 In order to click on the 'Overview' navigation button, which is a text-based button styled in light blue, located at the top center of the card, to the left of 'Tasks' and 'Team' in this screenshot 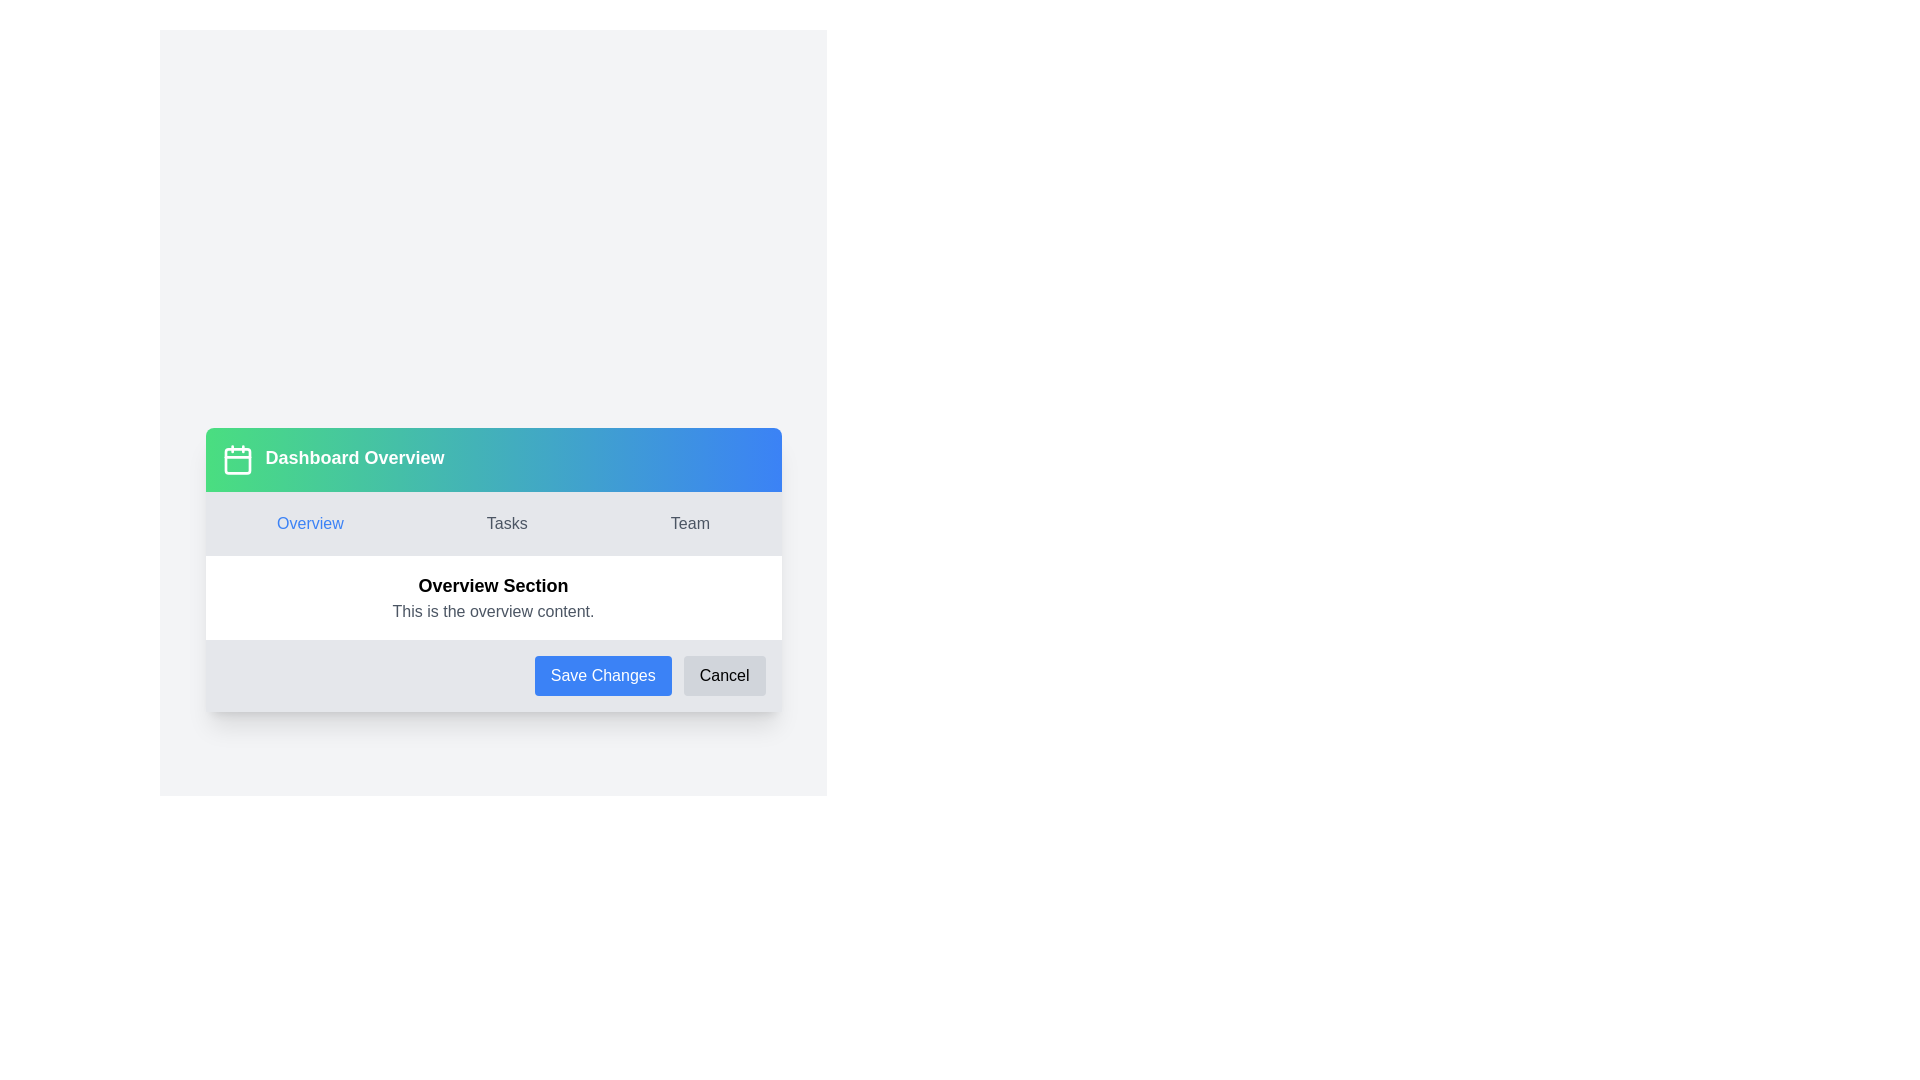, I will do `click(309, 523)`.